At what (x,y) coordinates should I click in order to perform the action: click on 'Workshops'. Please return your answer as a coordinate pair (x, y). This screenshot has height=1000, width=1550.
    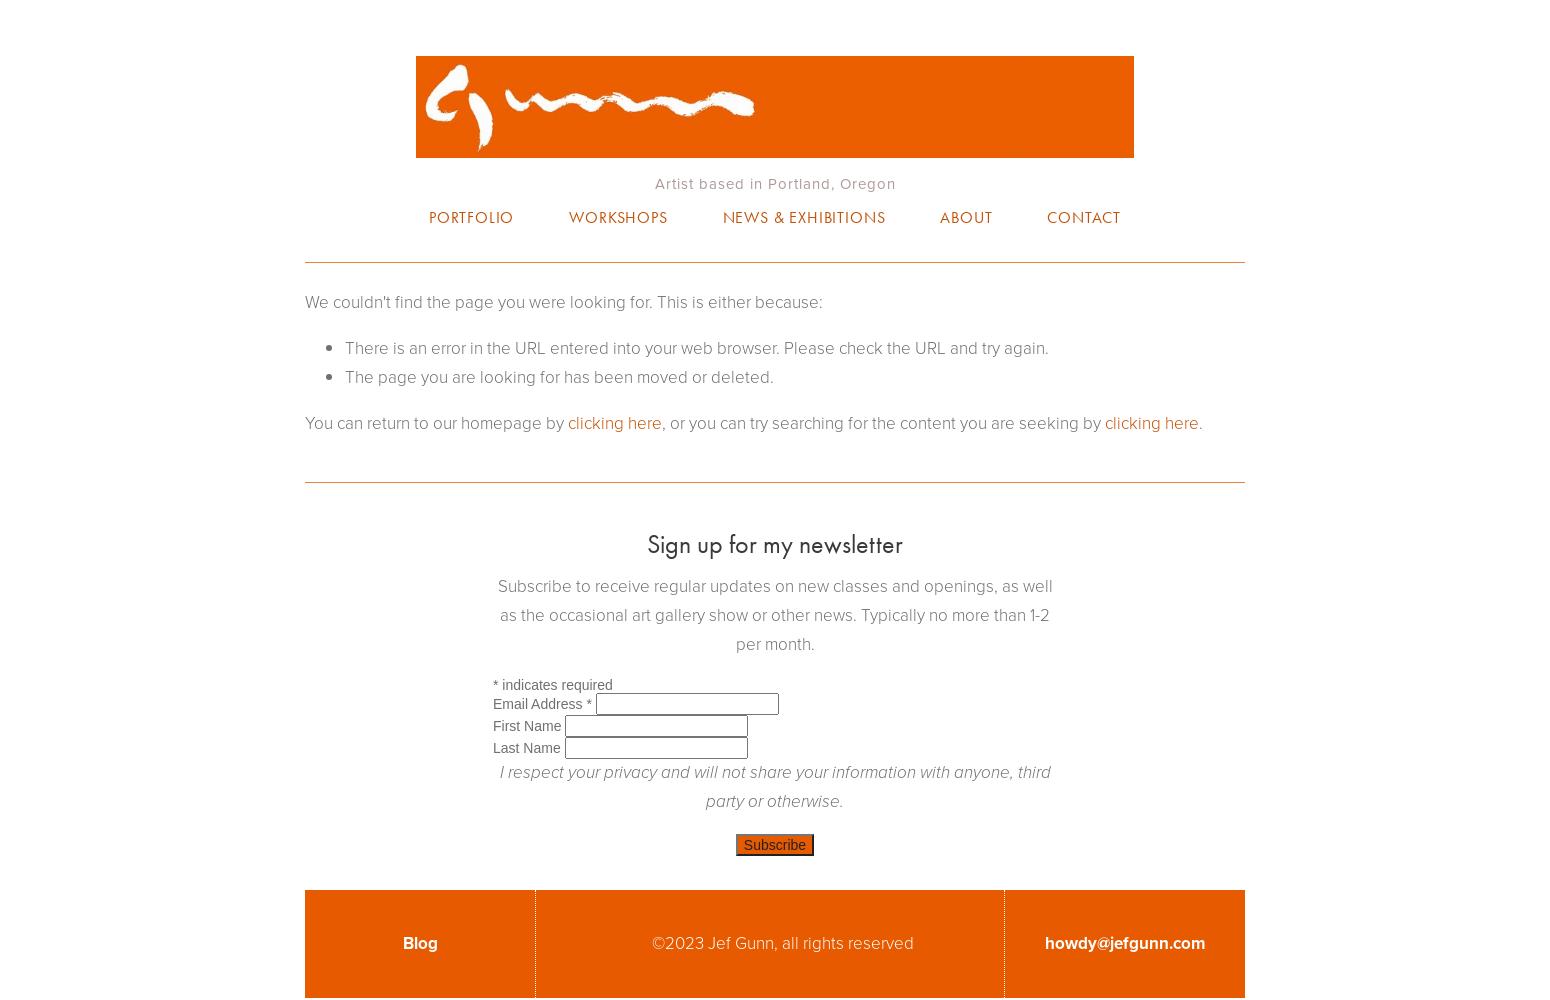
    Looking at the image, I should click on (569, 216).